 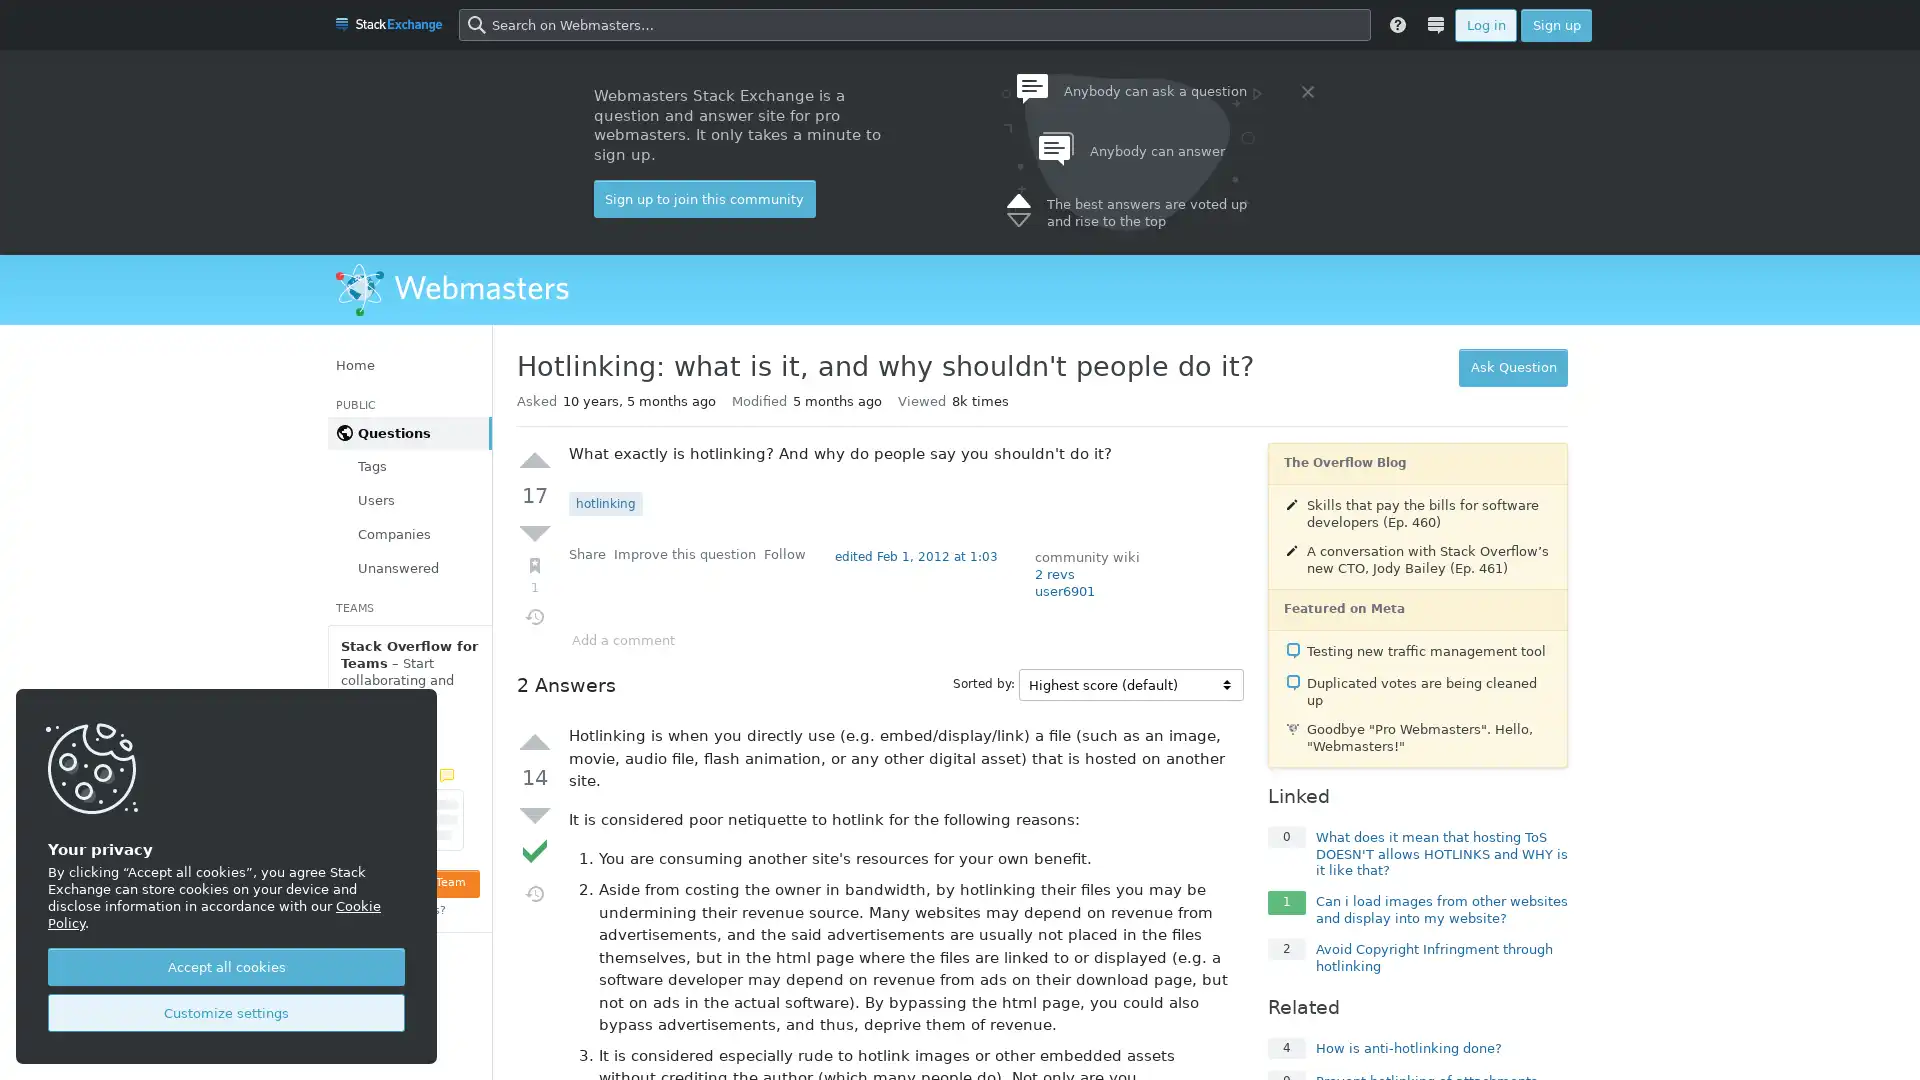 I want to click on Bookmark (1), so click(x=534, y=575).